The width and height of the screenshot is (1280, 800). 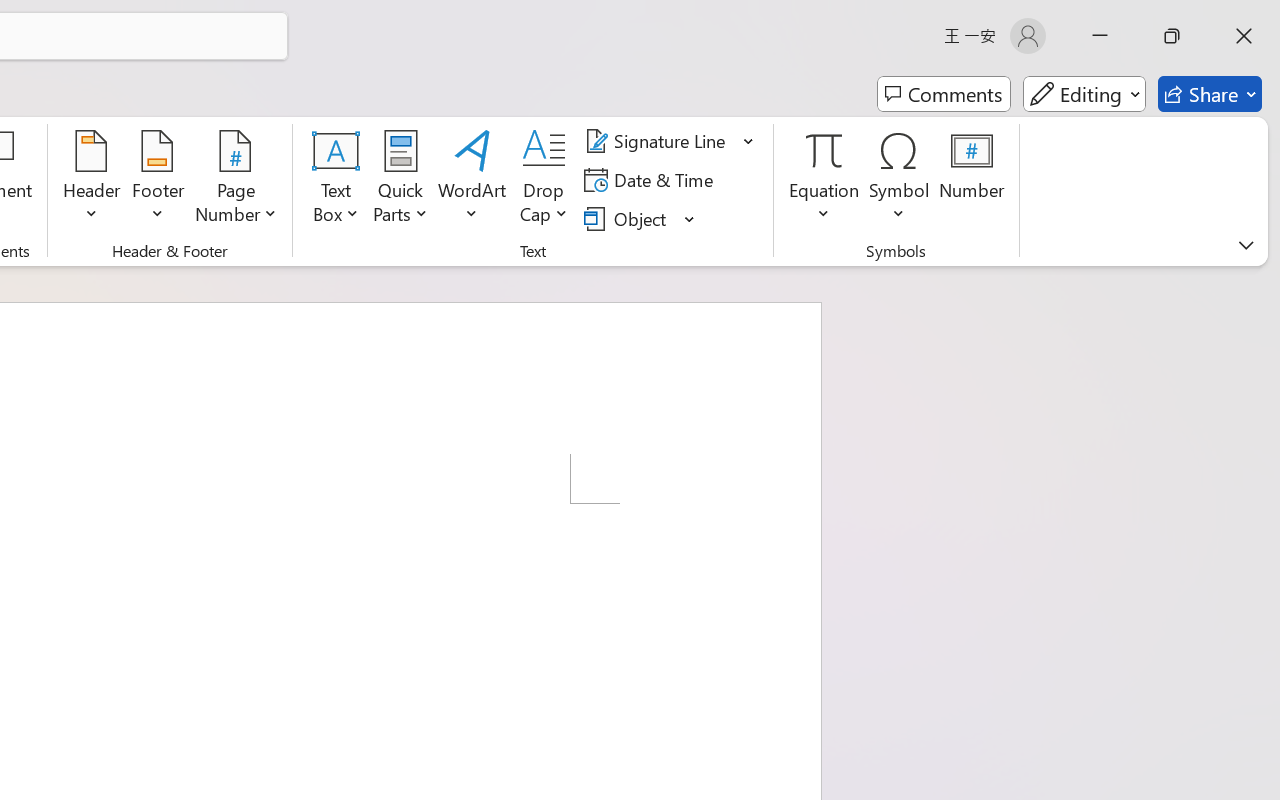 I want to click on 'Object...', so click(x=627, y=218).